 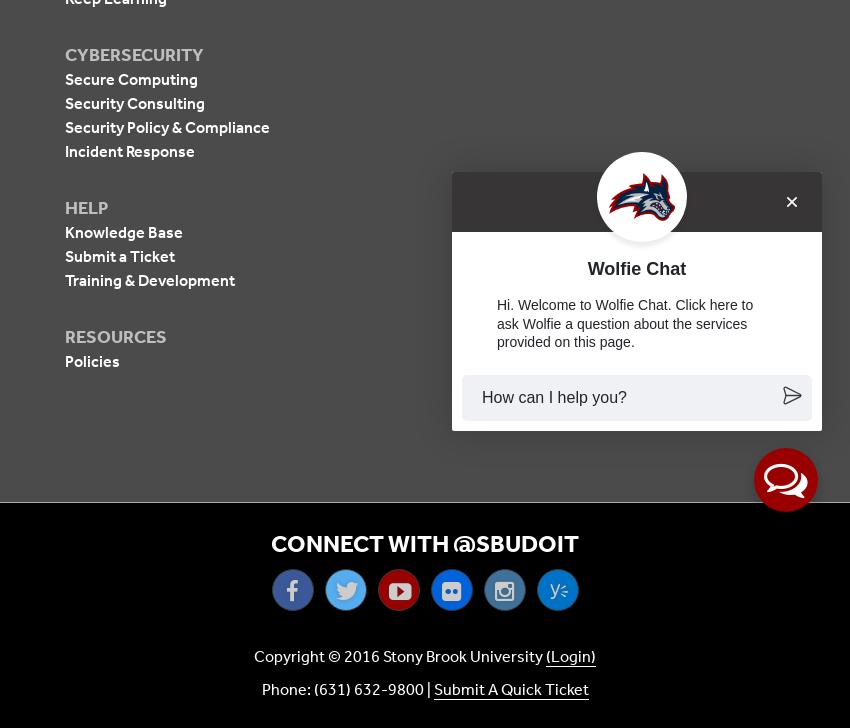 I want to click on 'Knowledge Base', so click(x=65, y=231).